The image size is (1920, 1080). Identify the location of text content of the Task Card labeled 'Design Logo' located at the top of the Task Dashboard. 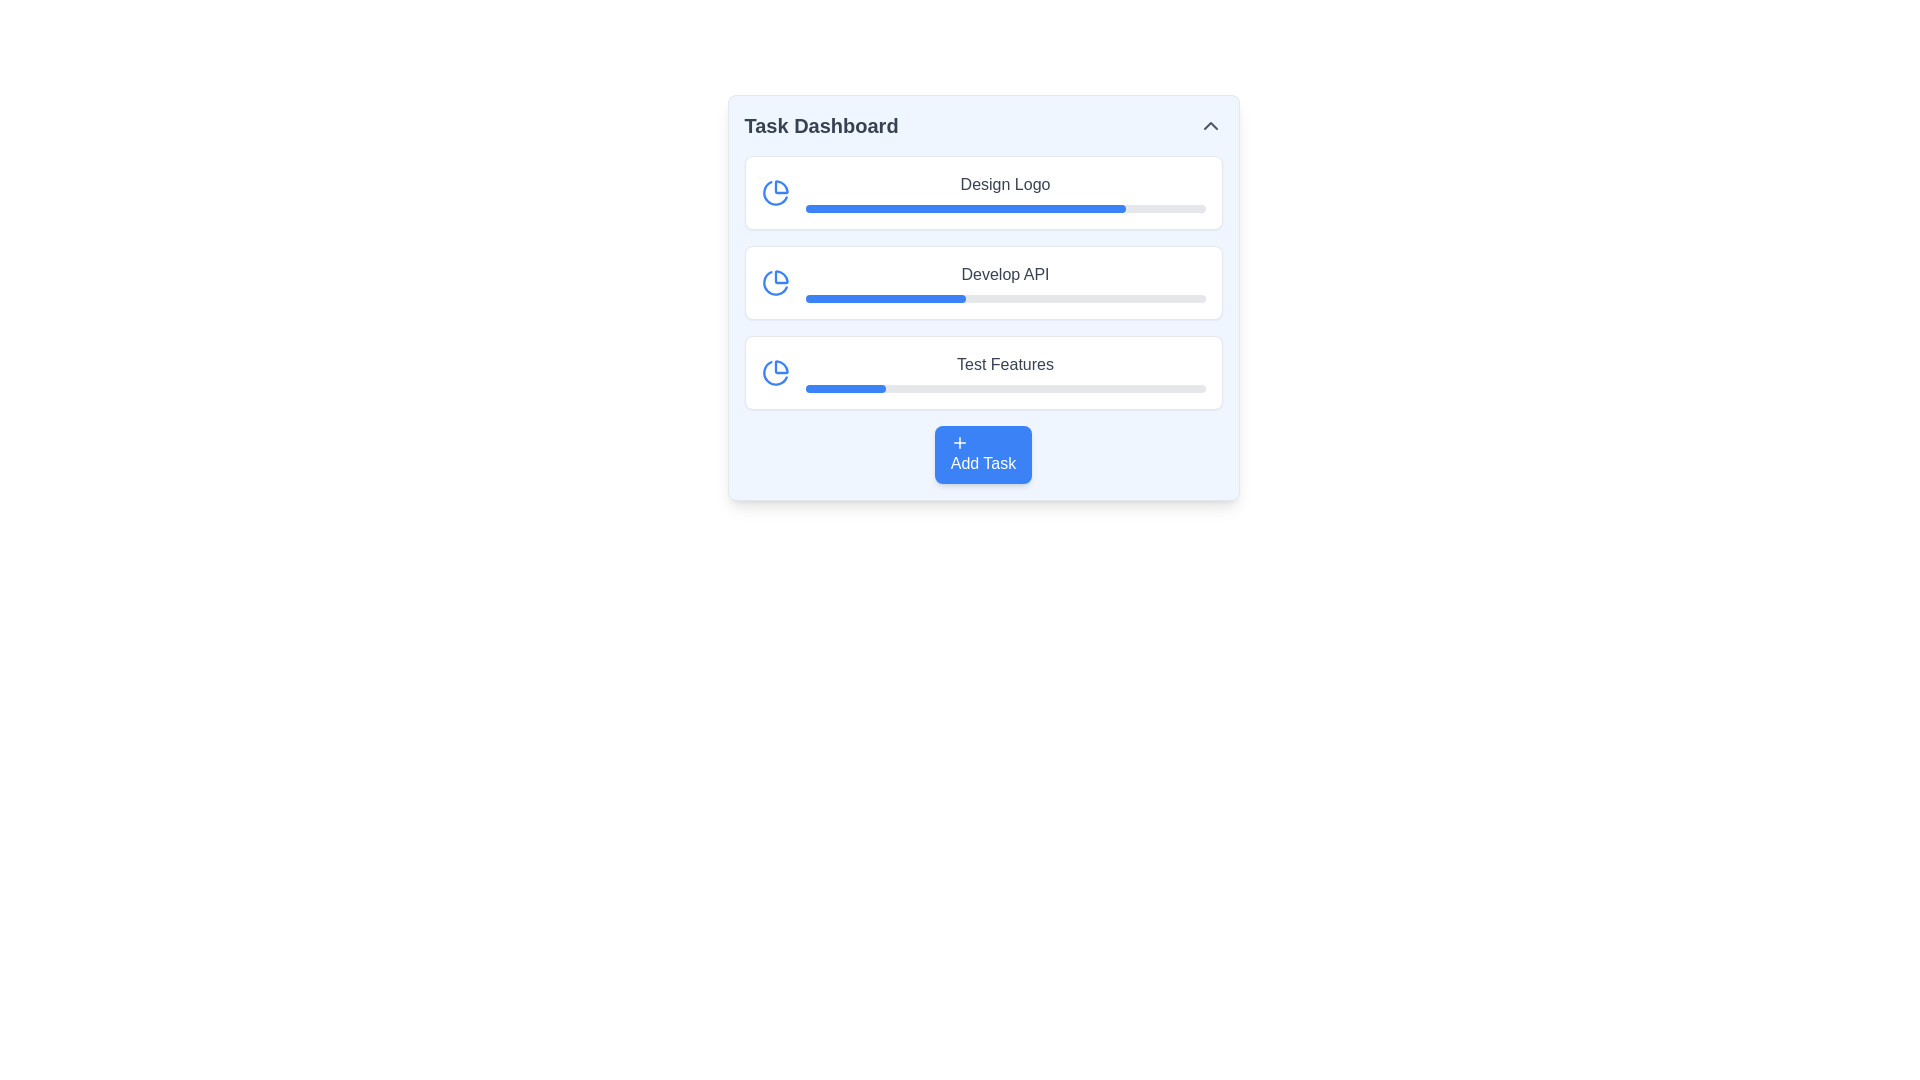
(983, 192).